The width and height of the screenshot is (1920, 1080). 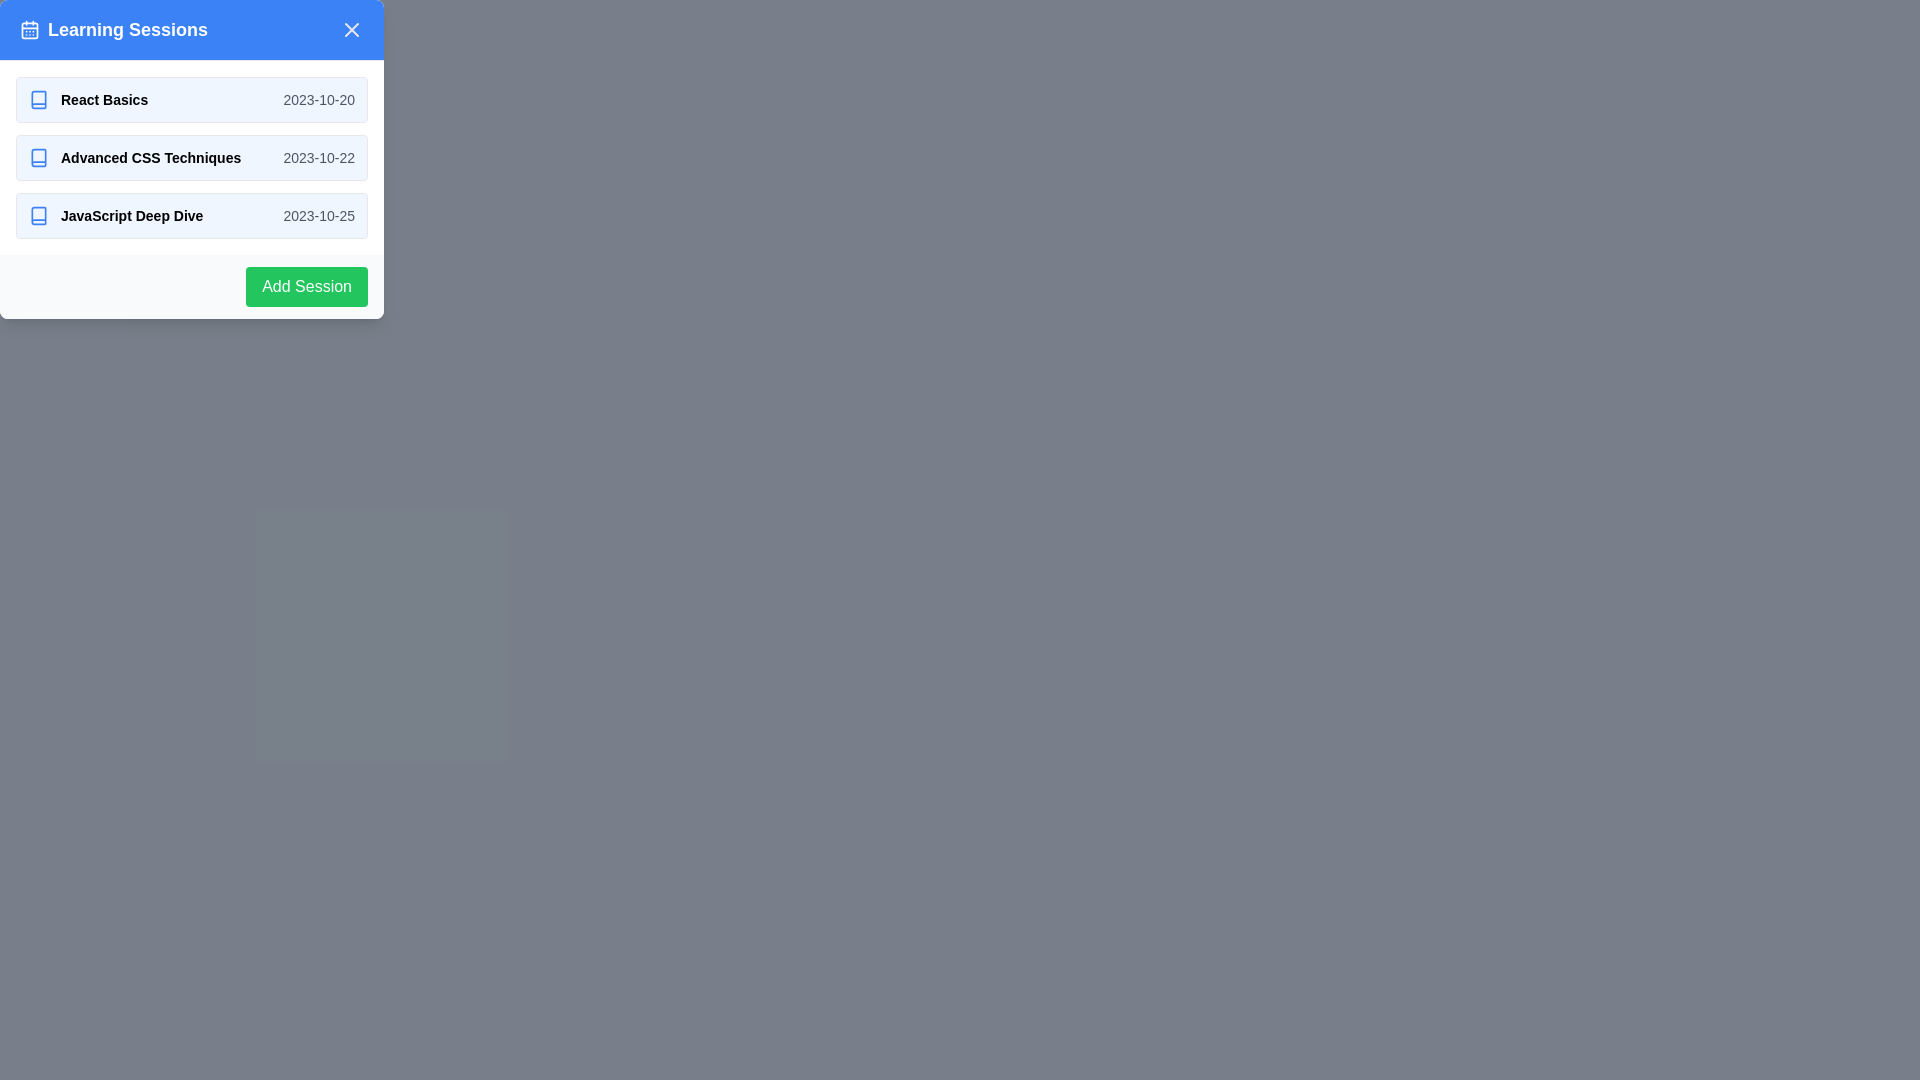 What do you see at coordinates (113, 30) in the screenshot?
I see `the calendar icon in the 'Learning Sessions' header section located at the upper-left corner of the blue header bar` at bounding box center [113, 30].